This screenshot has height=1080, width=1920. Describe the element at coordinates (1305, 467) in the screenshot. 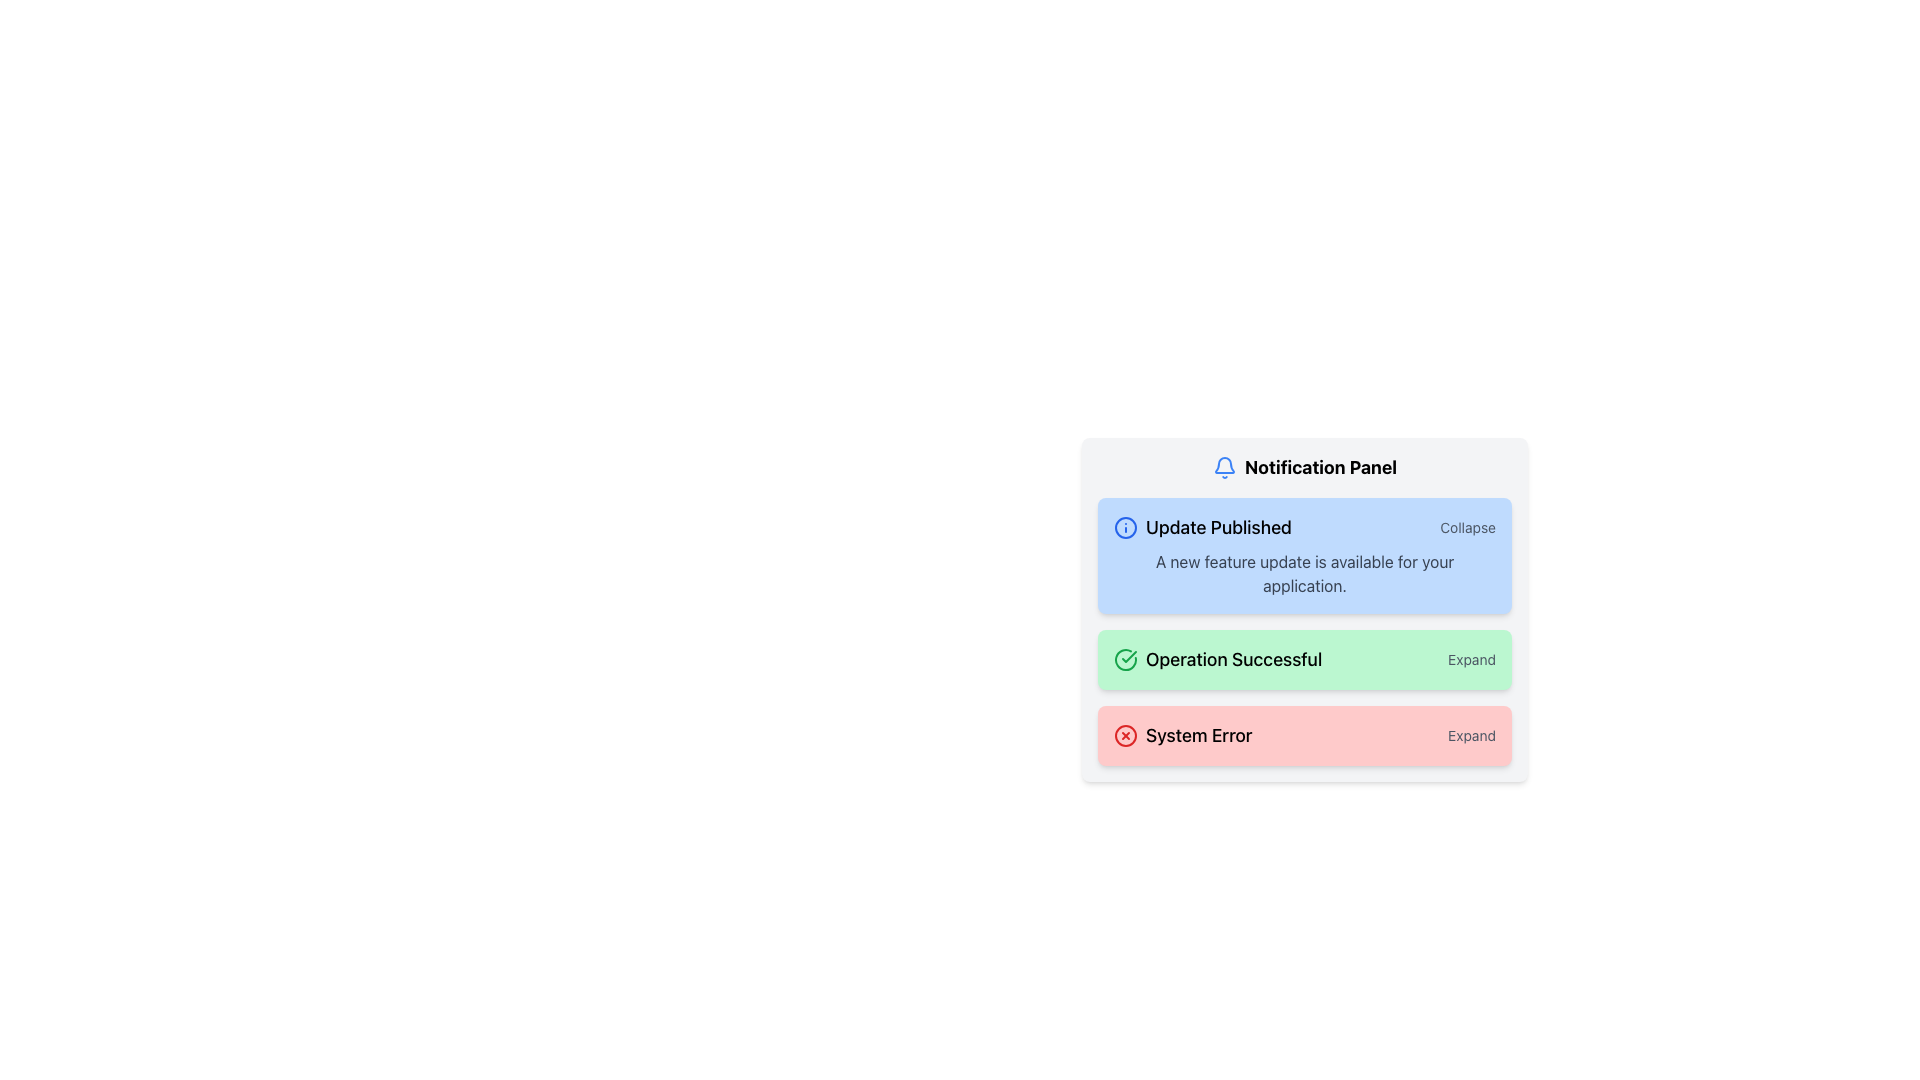

I see `the text label that serves as the header for the notification panel, indicating the section's function or content` at that location.